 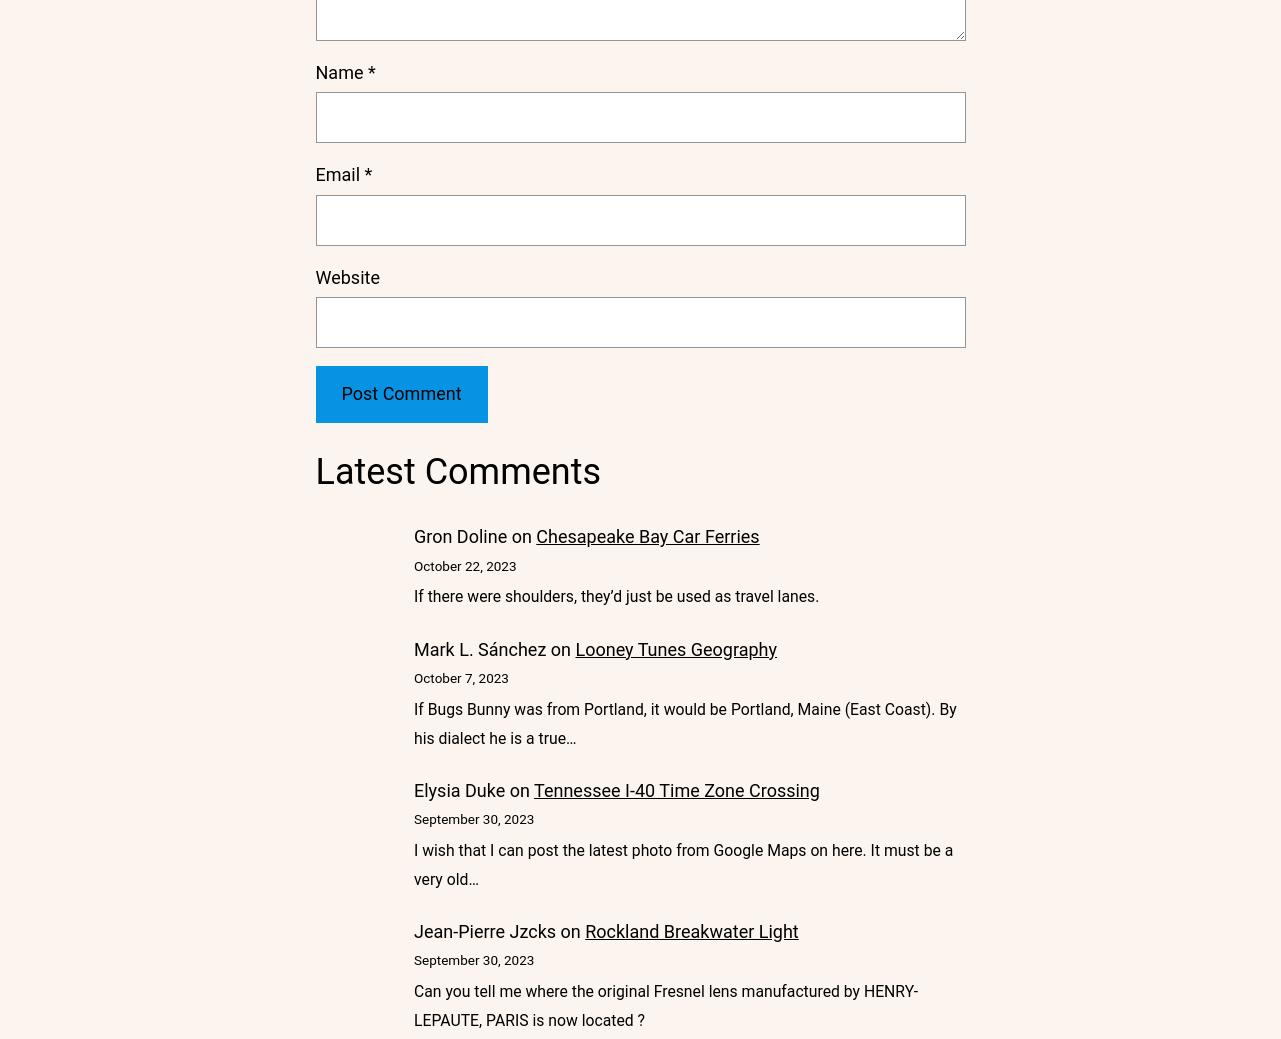 I want to click on 'Website', so click(x=313, y=276).